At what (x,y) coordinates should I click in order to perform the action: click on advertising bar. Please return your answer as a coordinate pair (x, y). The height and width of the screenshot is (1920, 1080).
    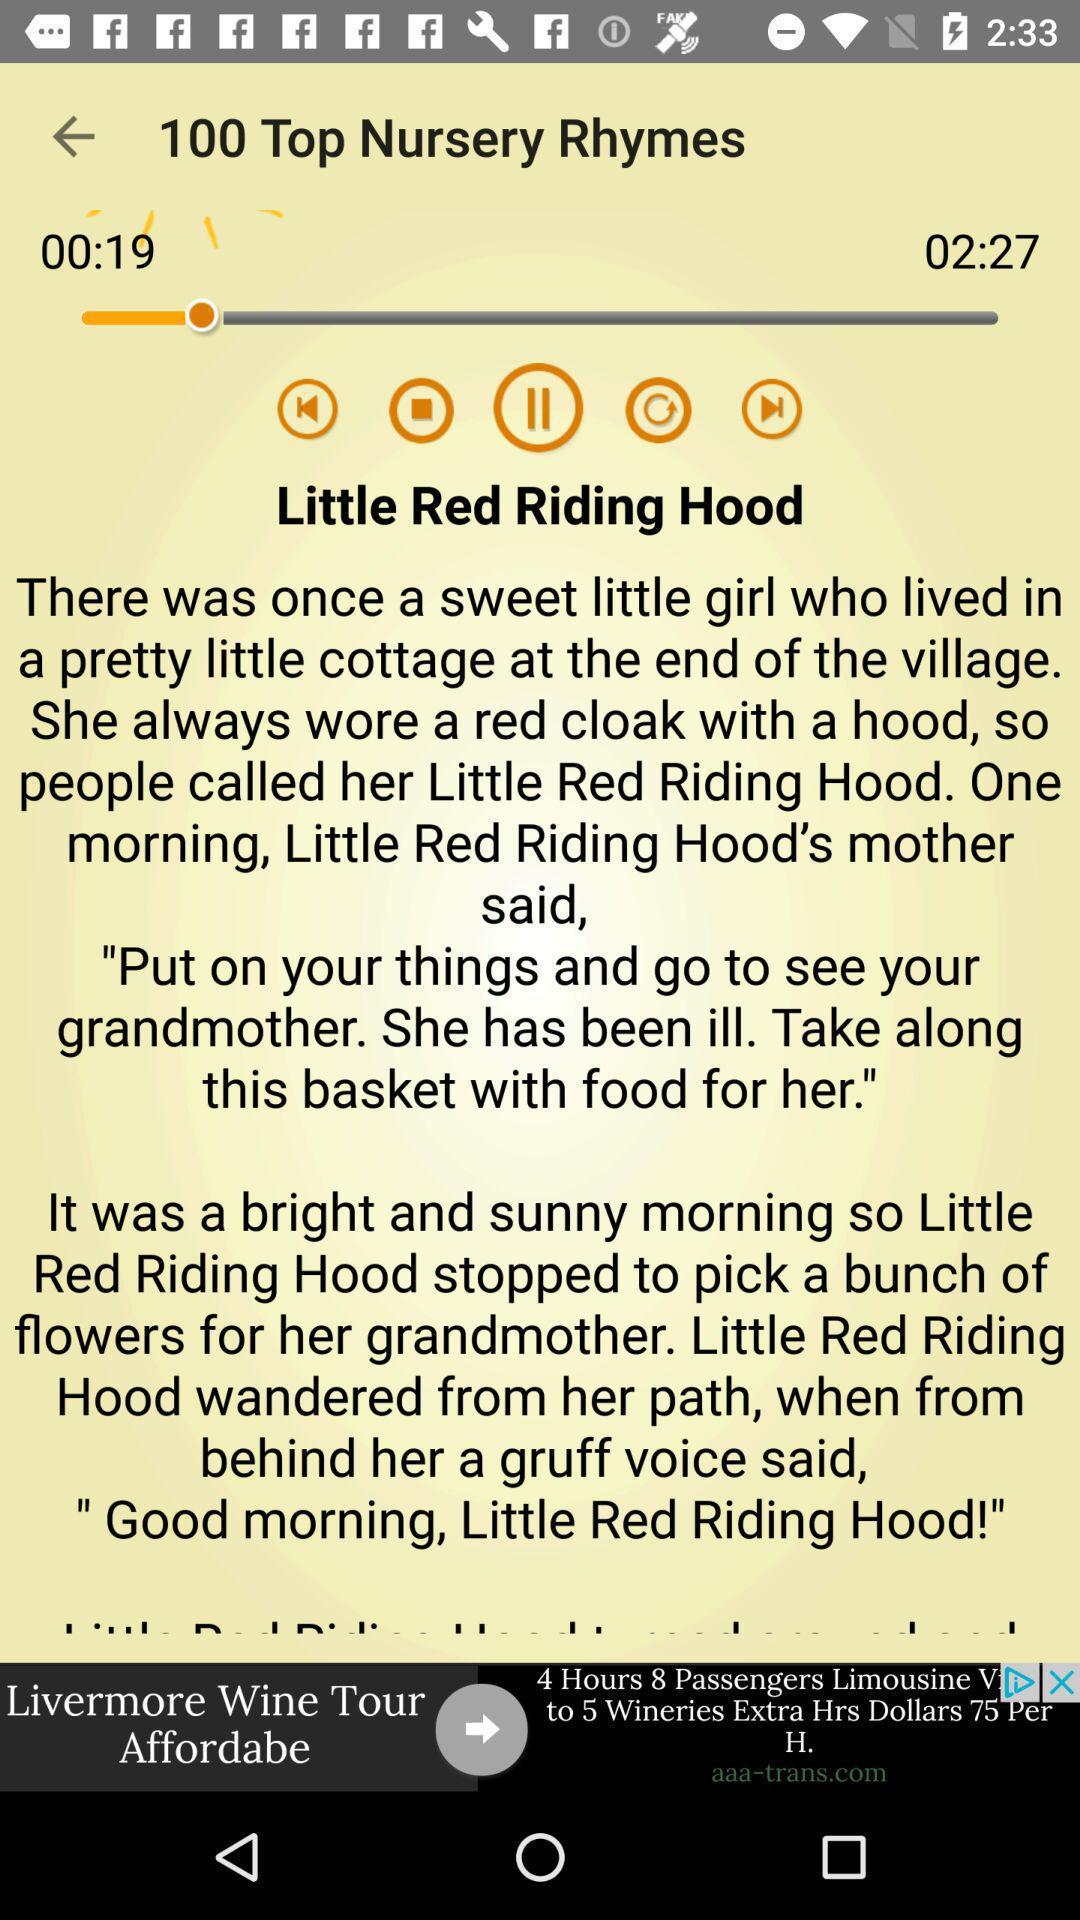
    Looking at the image, I should click on (540, 1727).